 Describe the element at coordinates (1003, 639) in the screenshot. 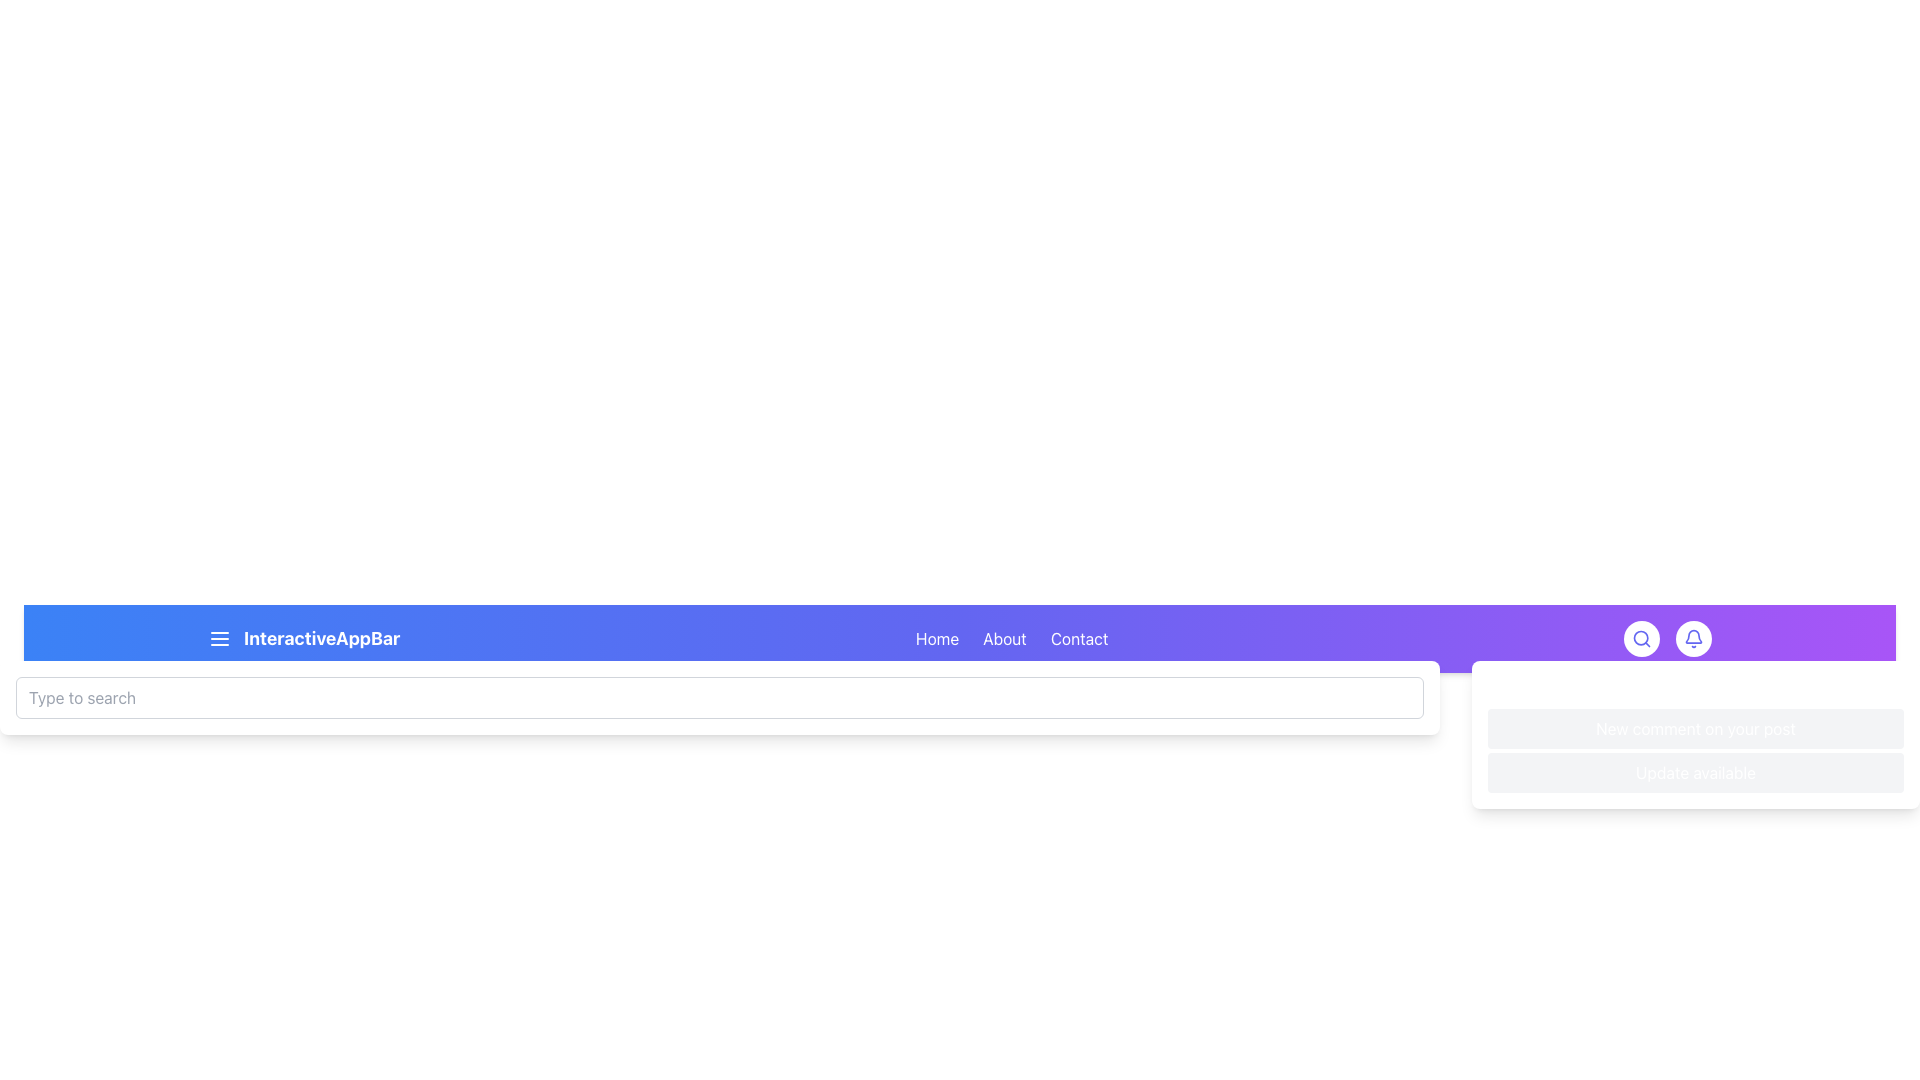

I see `the 'About' hyperlink located in the top-right navigation group` at that location.